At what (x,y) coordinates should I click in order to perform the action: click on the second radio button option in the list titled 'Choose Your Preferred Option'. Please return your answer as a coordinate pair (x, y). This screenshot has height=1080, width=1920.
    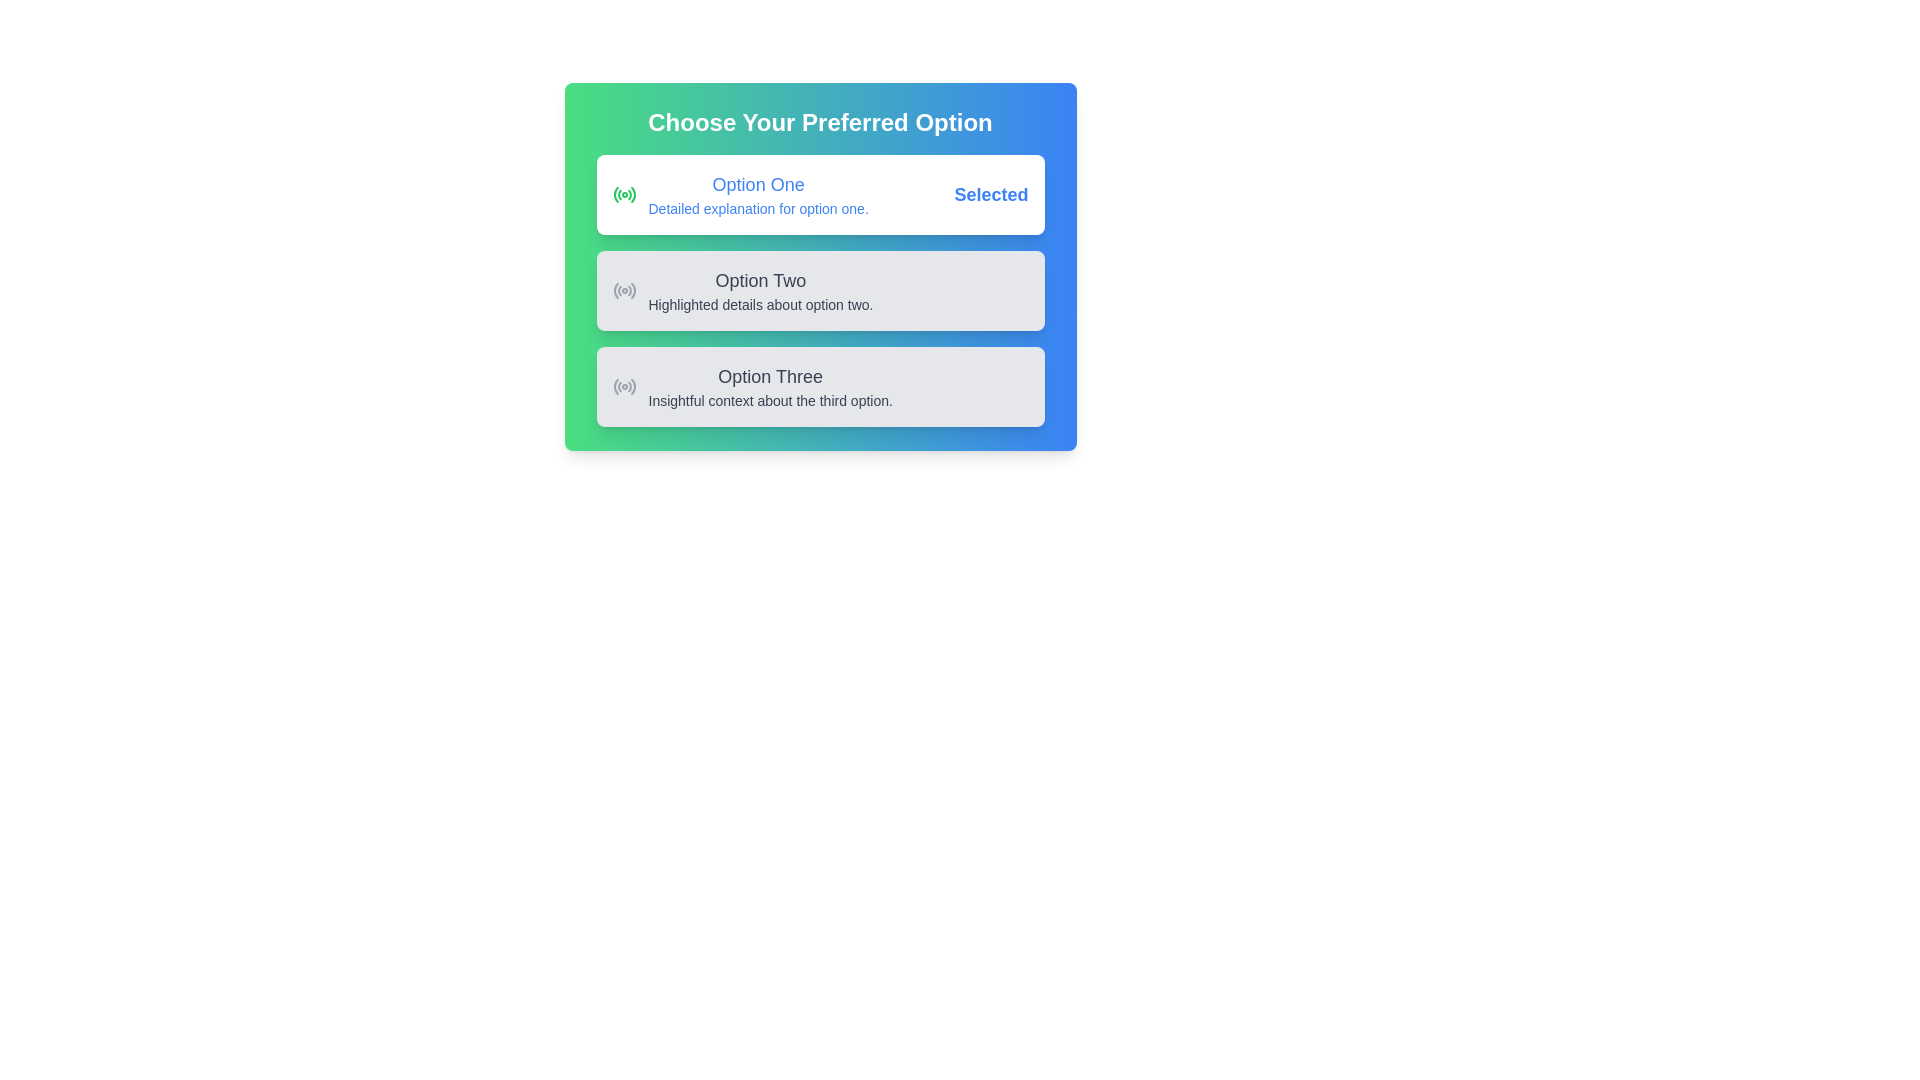
    Looking at the image, I should click on (820, 290).